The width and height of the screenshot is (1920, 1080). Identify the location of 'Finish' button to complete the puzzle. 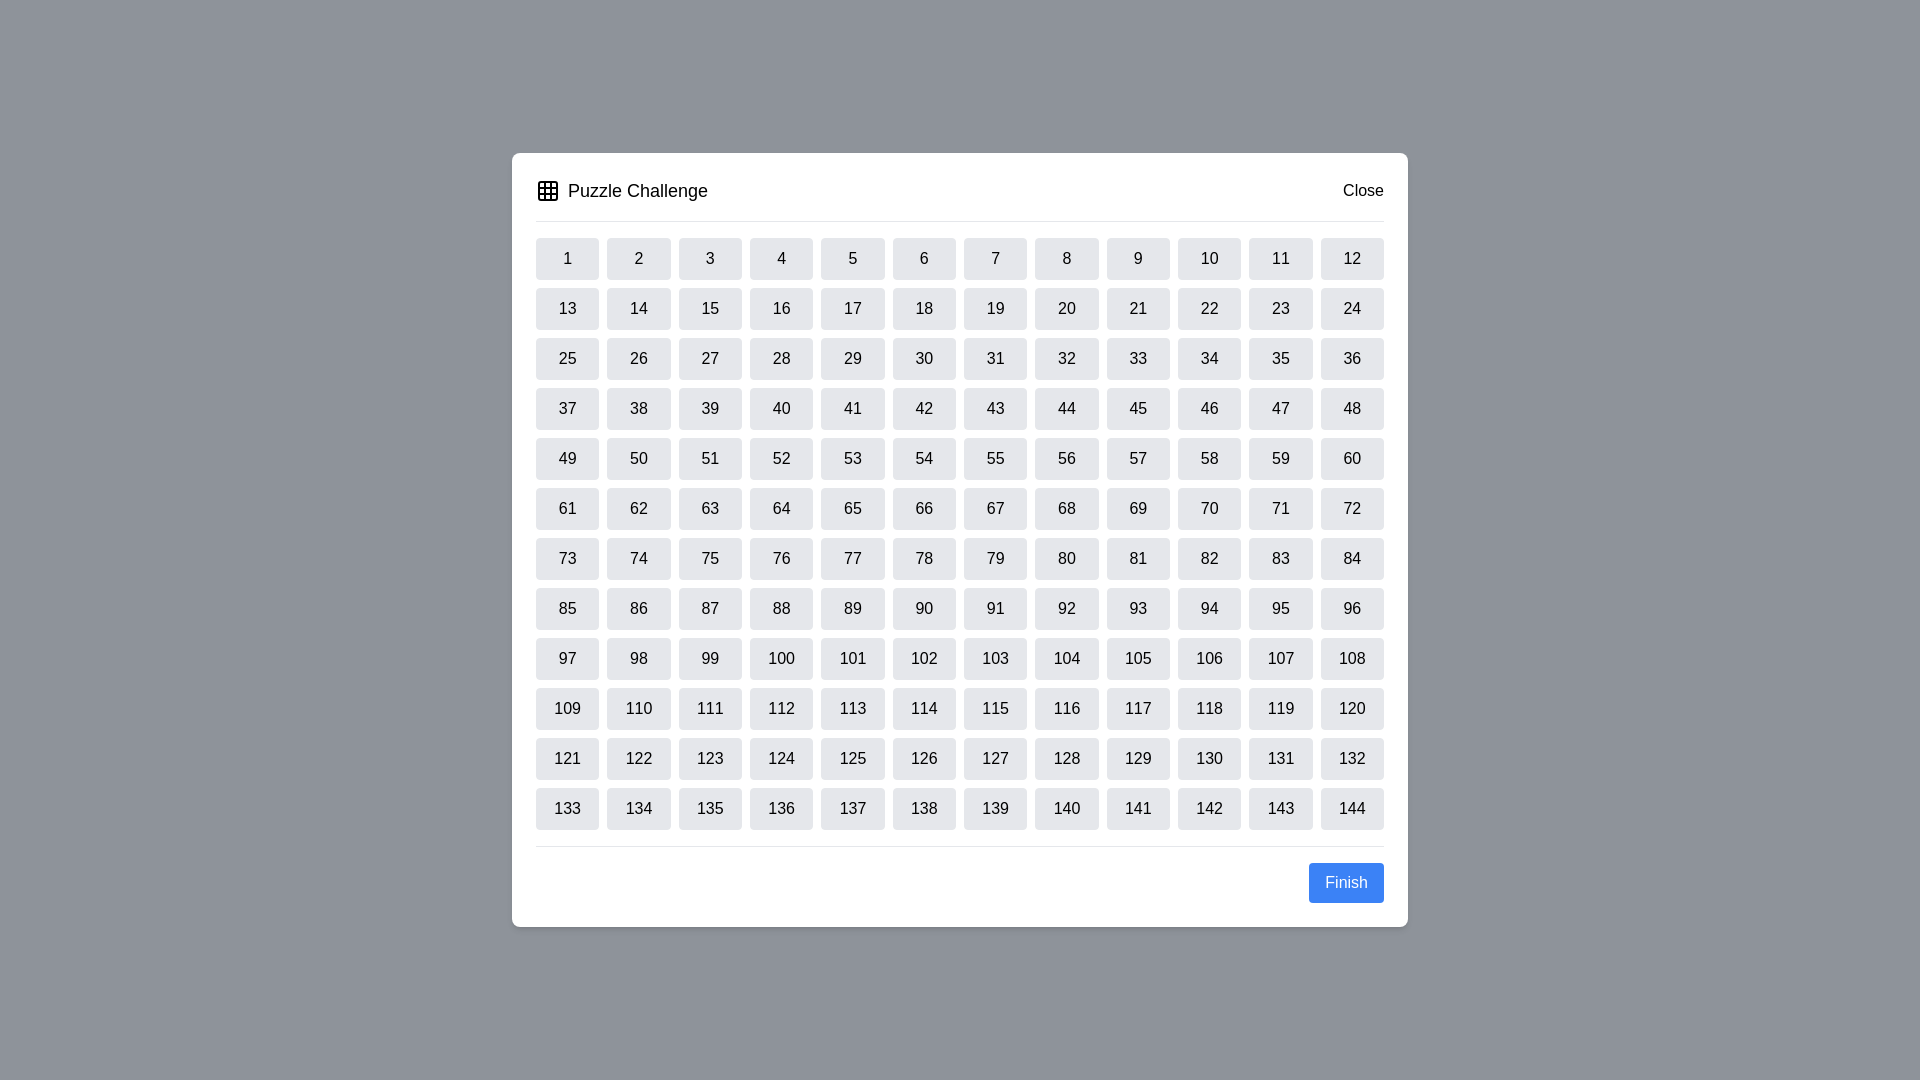
(1345, 882).